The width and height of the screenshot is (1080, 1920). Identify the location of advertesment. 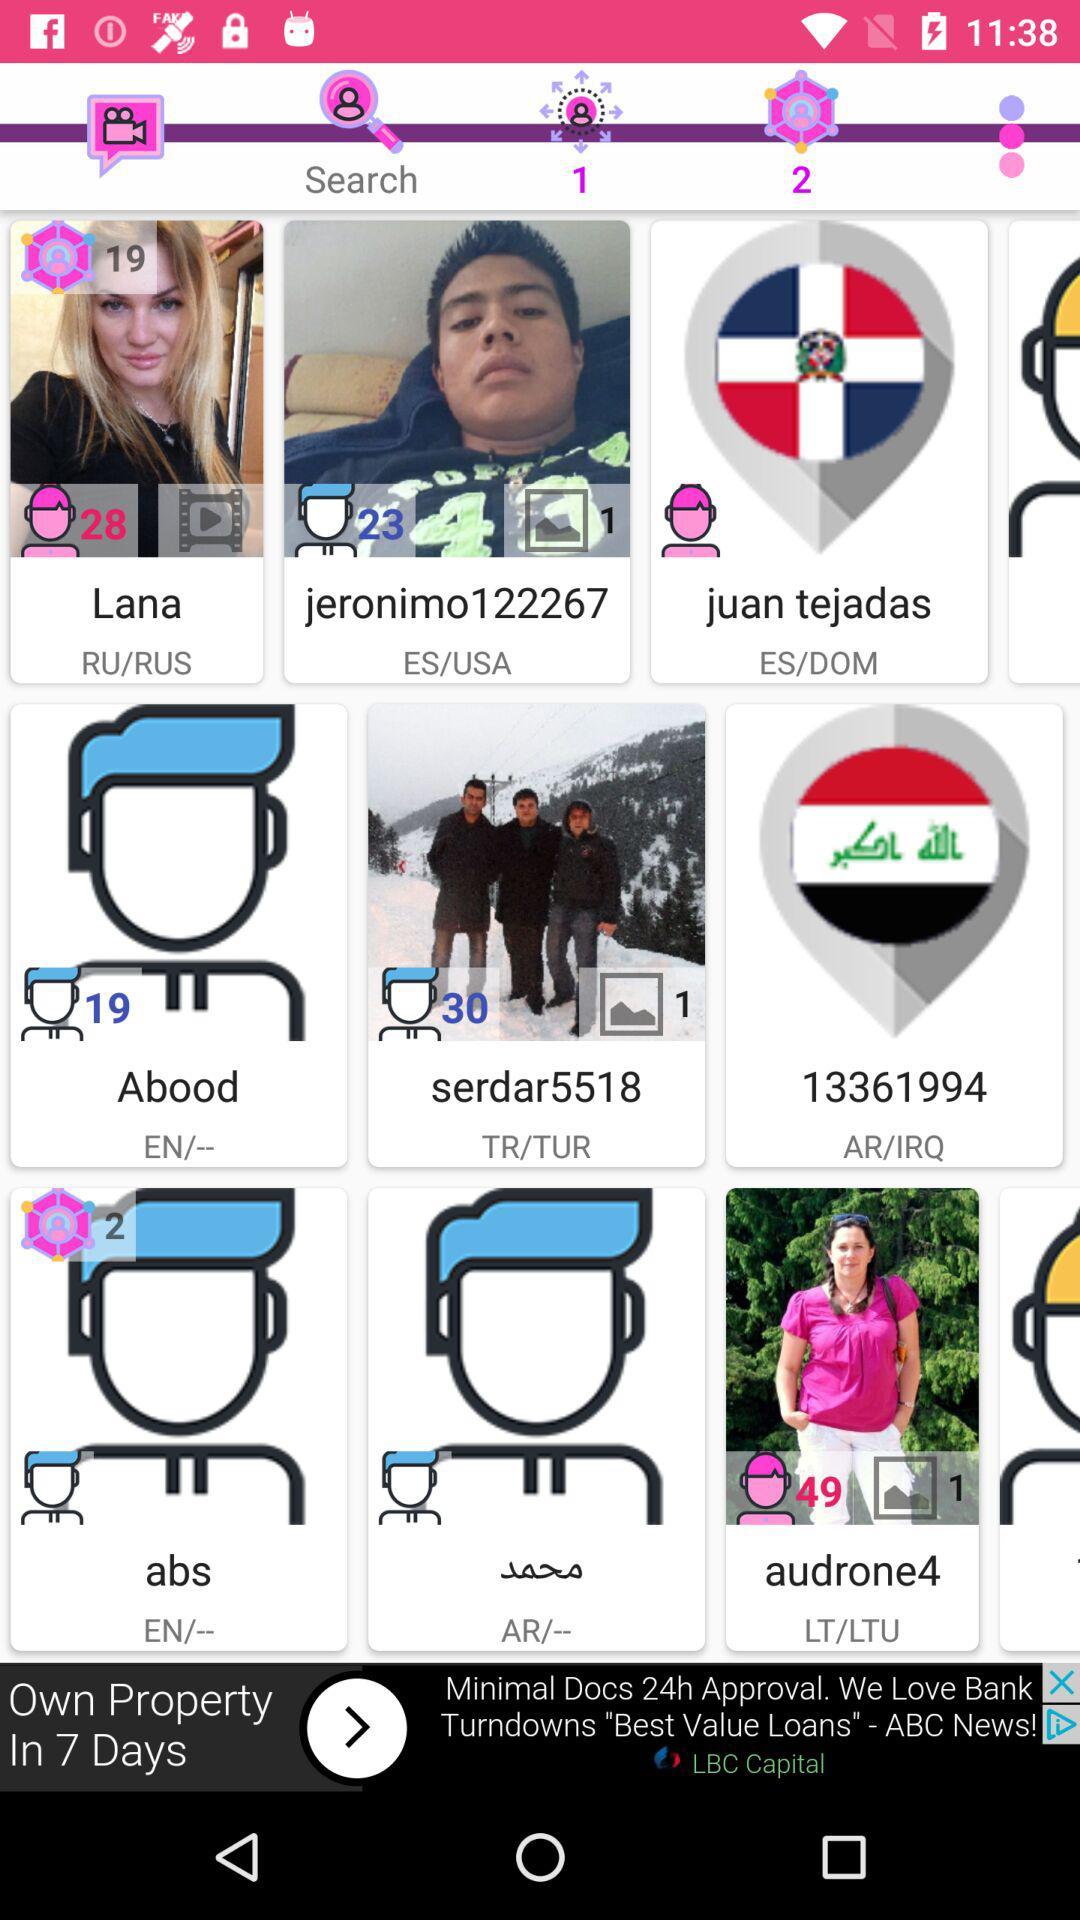
(535, 872).